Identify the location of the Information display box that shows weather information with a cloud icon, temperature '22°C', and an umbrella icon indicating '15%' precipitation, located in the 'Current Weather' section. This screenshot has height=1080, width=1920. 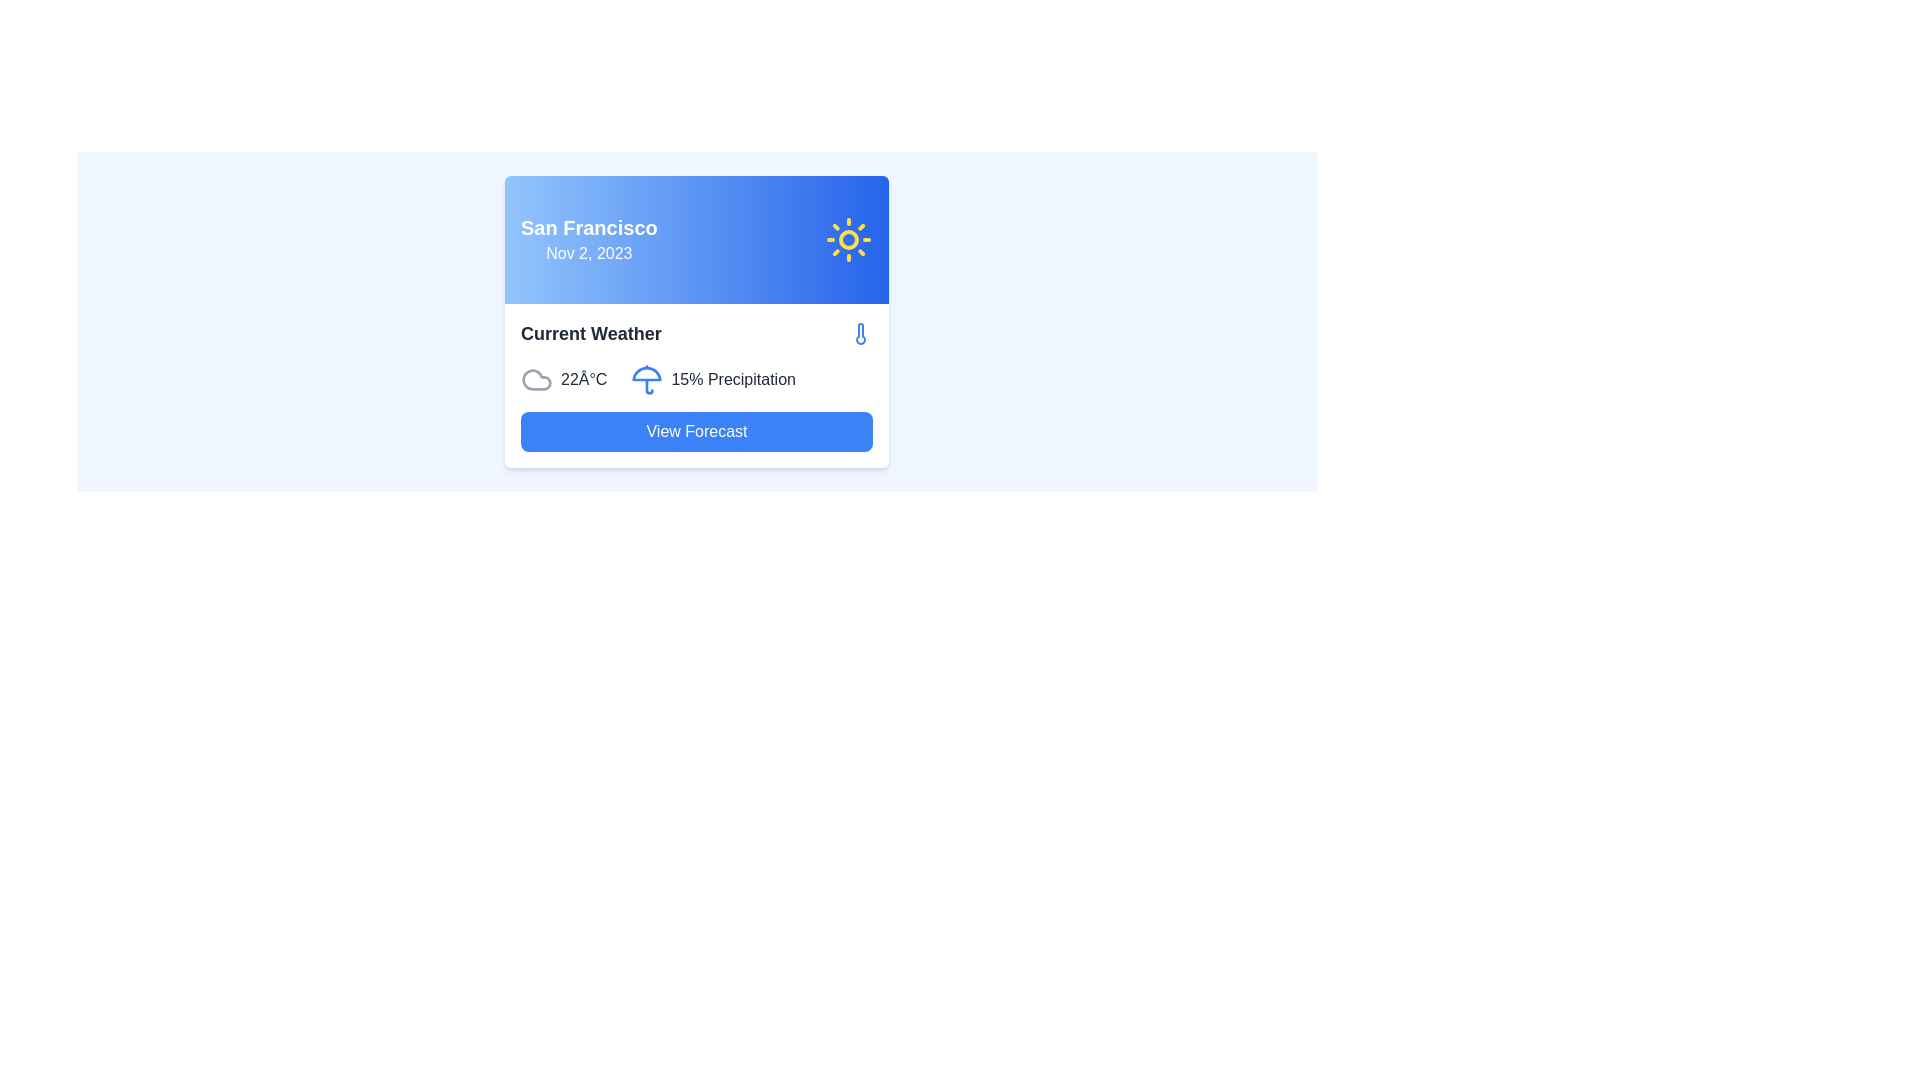
(696, 380).